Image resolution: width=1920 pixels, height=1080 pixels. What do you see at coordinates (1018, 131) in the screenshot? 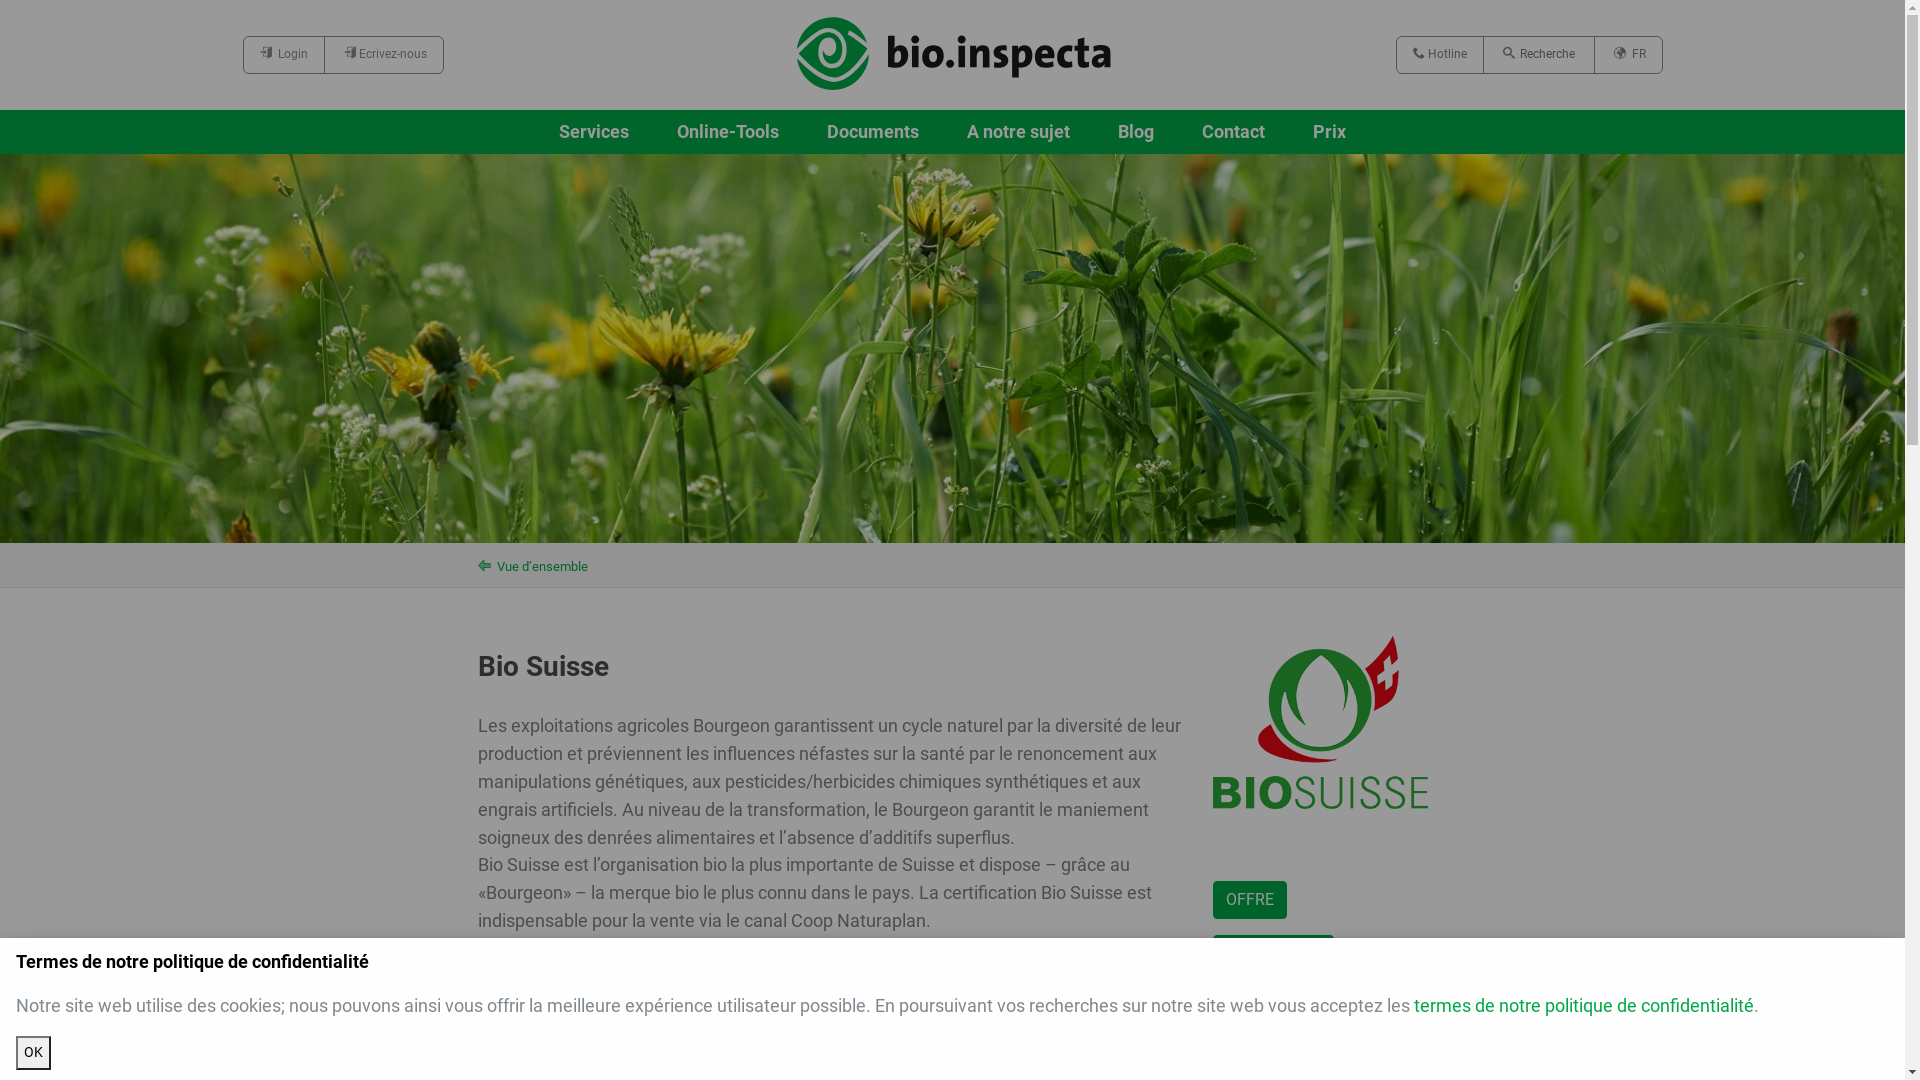
I see `'A notre sujet'` at bounding box center [1018, 131].